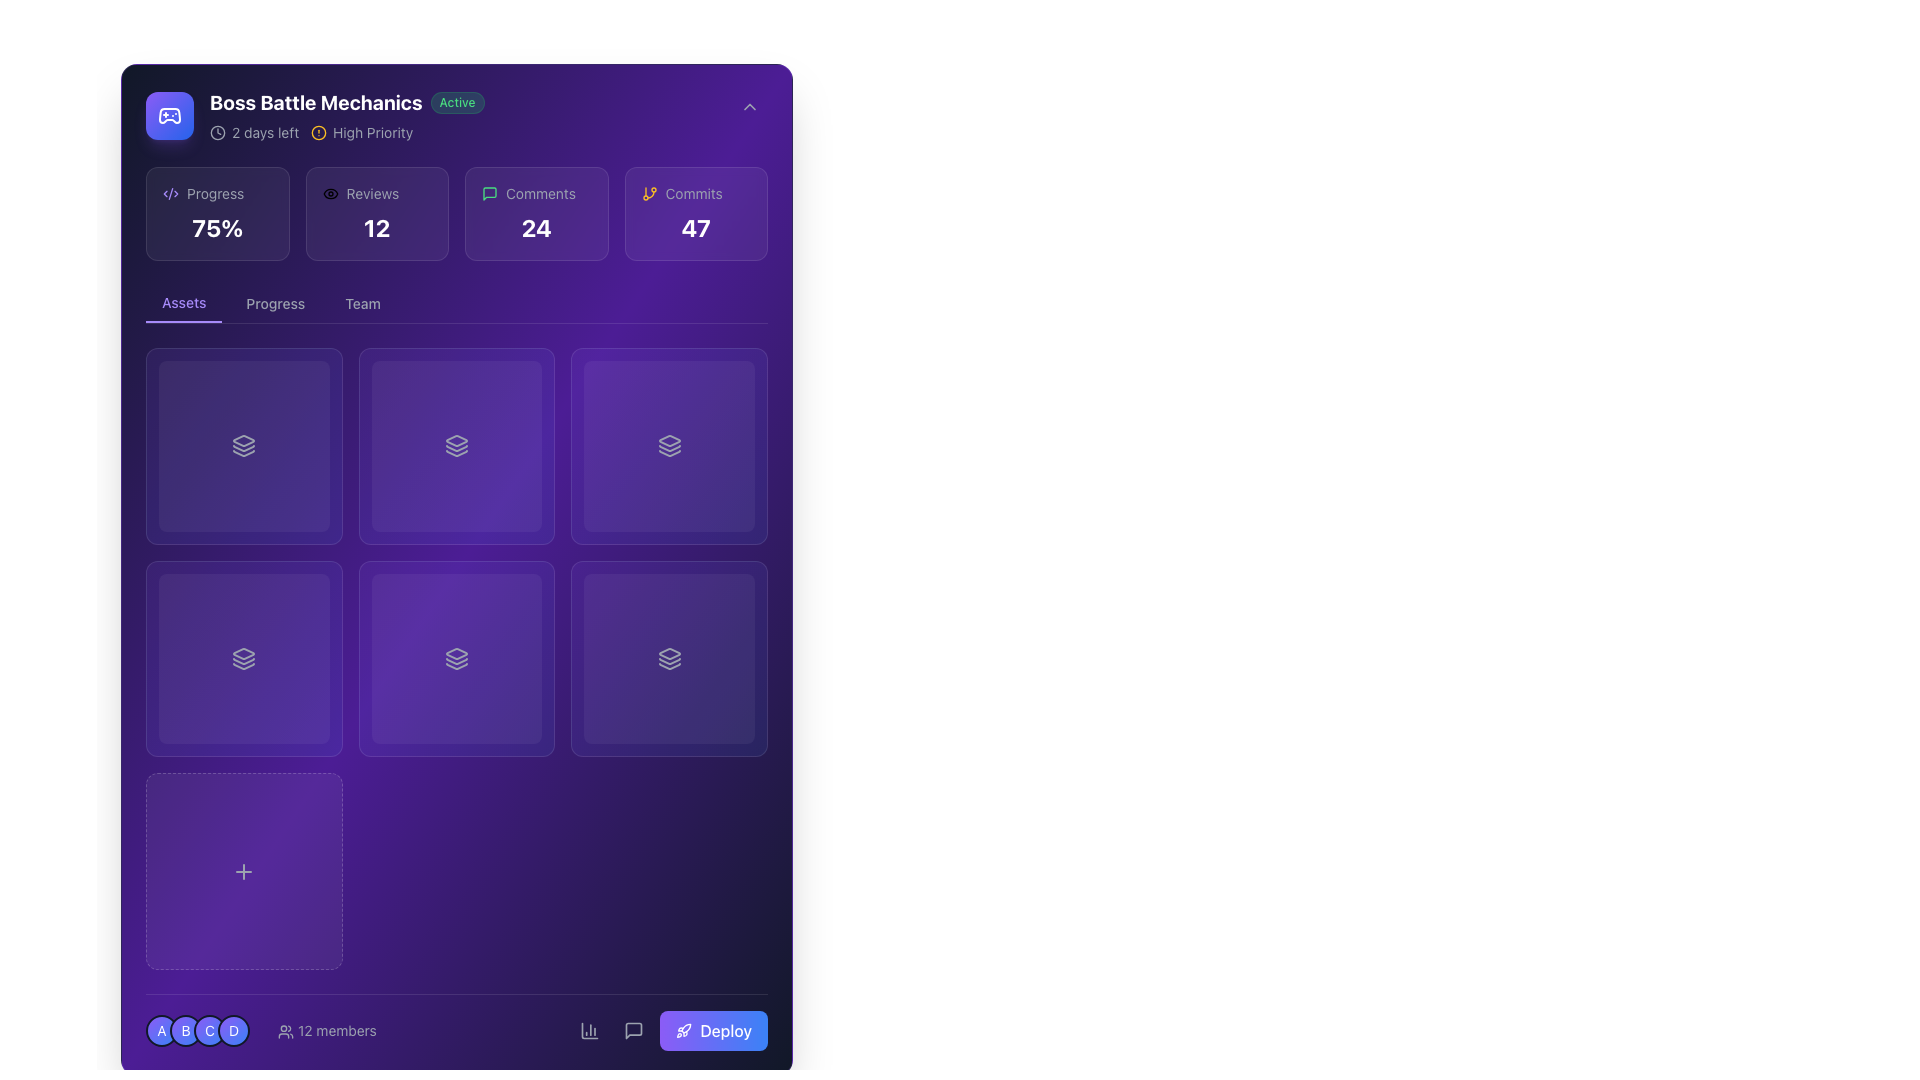 This screenshot has height=1080, width=1920. What do you see at coordinates (633, 1030) in the screenshot?
I see `the comment icon located in the bottom-right corner of the interface, adjacent to the 'Deploy' button and the bar chart icon, to trigger a visual change` at bounding box center [633, 1030].